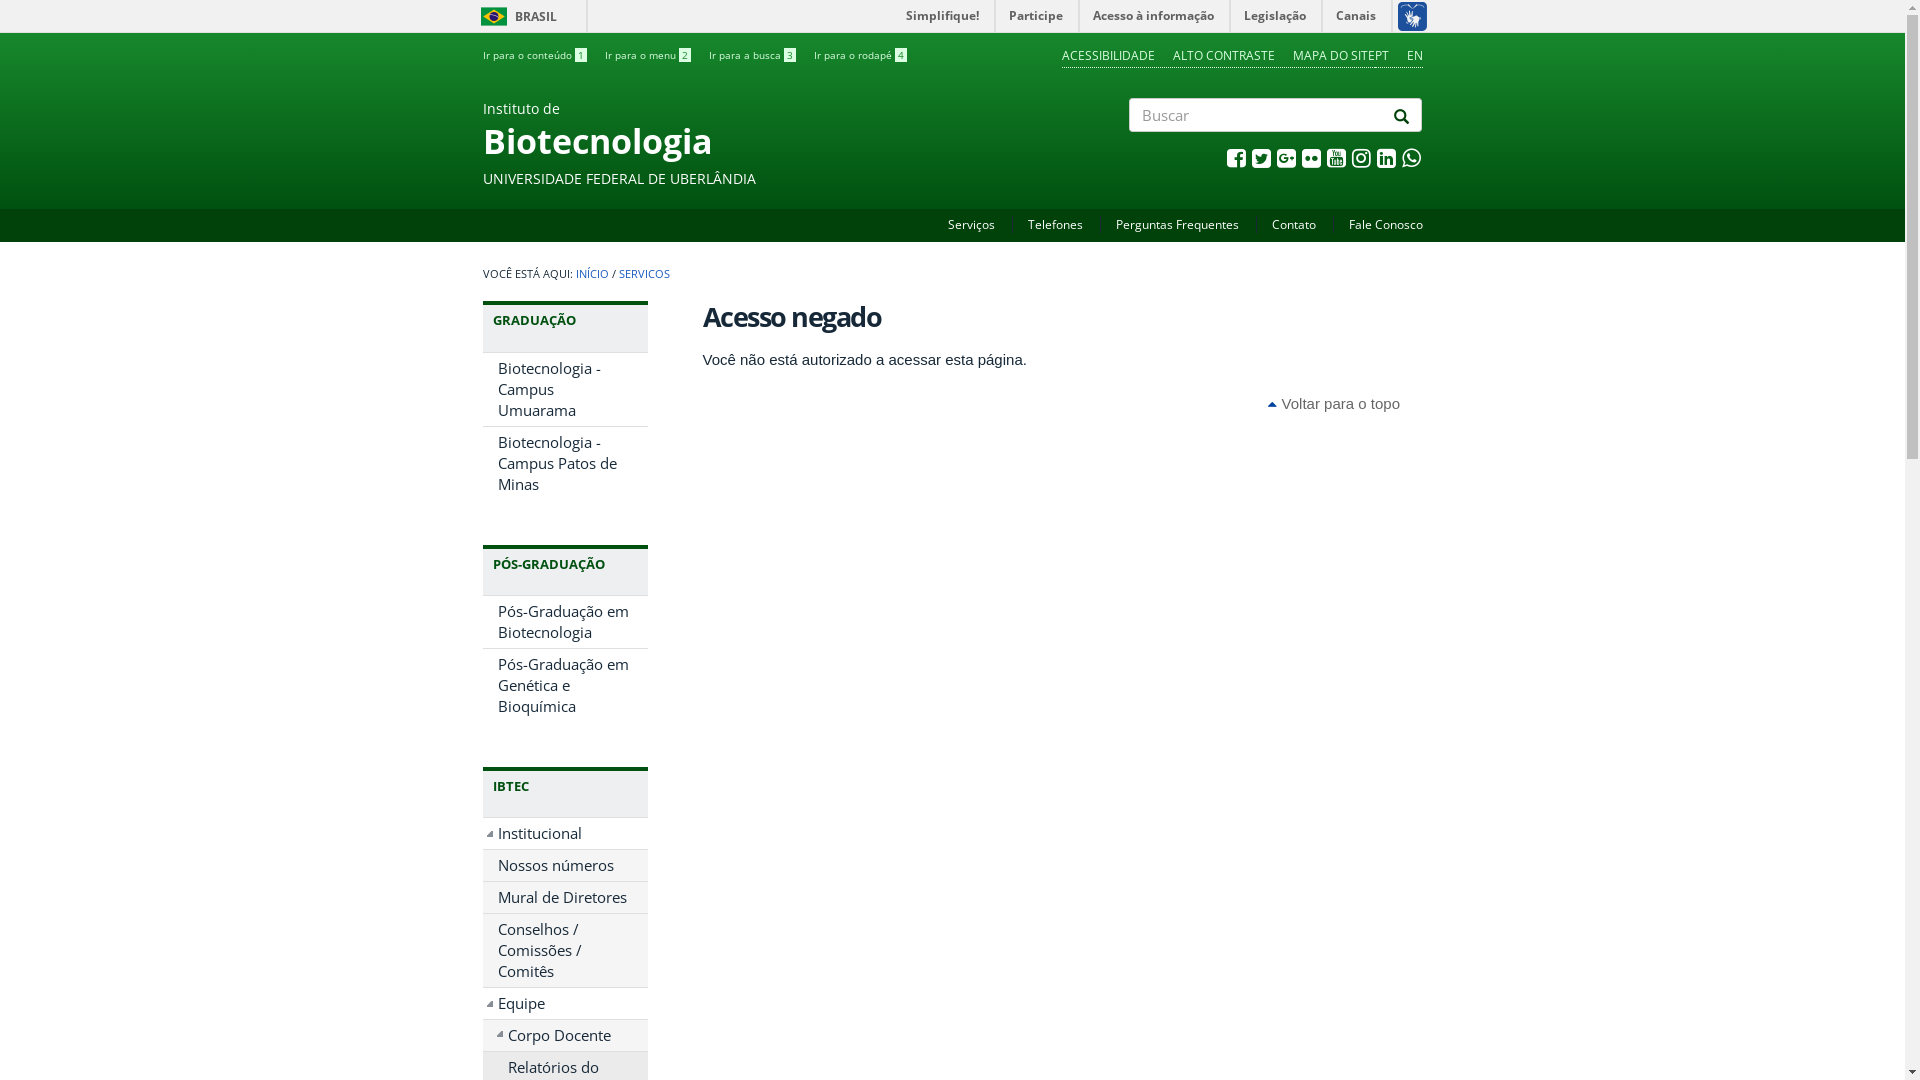 This screenshot has width=1920, height=1080. Describe the element at coordinates (1177, 224) in the screenshot. I see `'Perguntas Frequentes'` at that location.